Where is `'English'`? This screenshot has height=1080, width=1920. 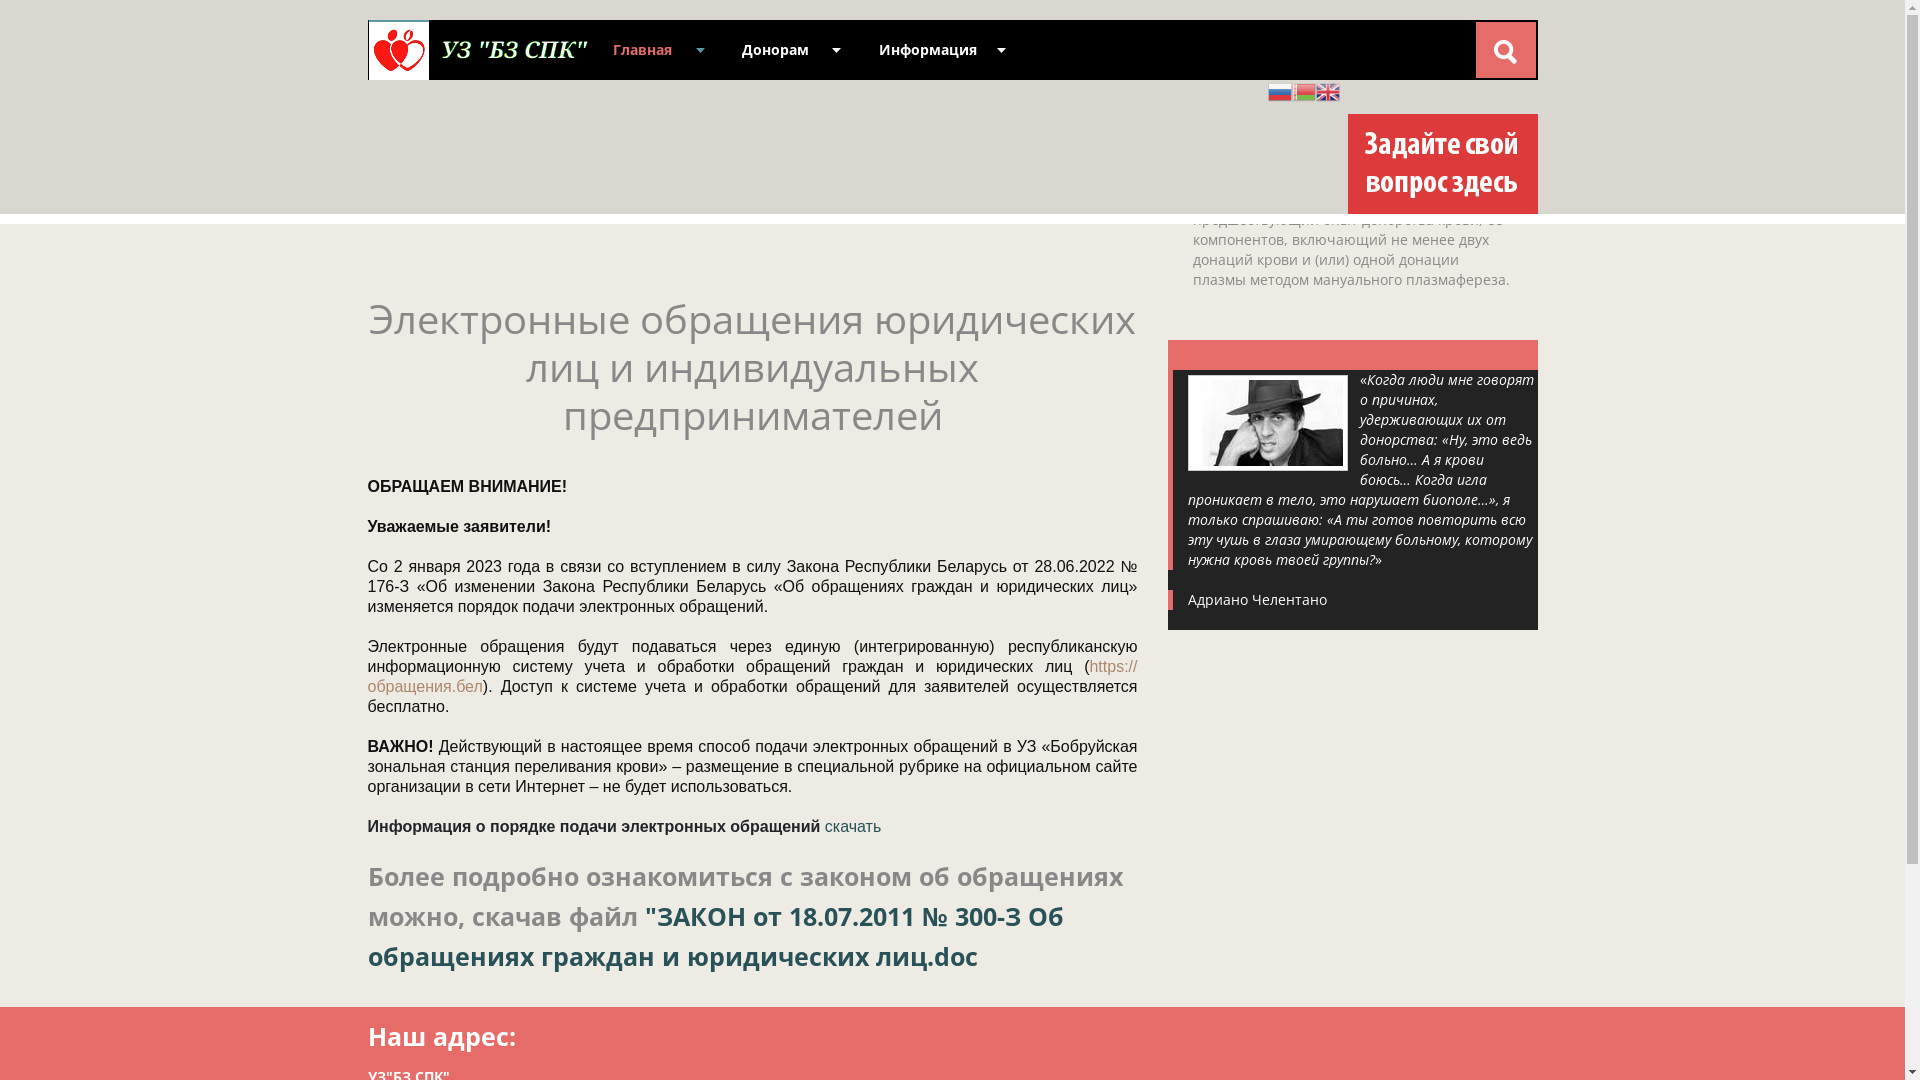
'English' is located at coordinates (1328, 90).